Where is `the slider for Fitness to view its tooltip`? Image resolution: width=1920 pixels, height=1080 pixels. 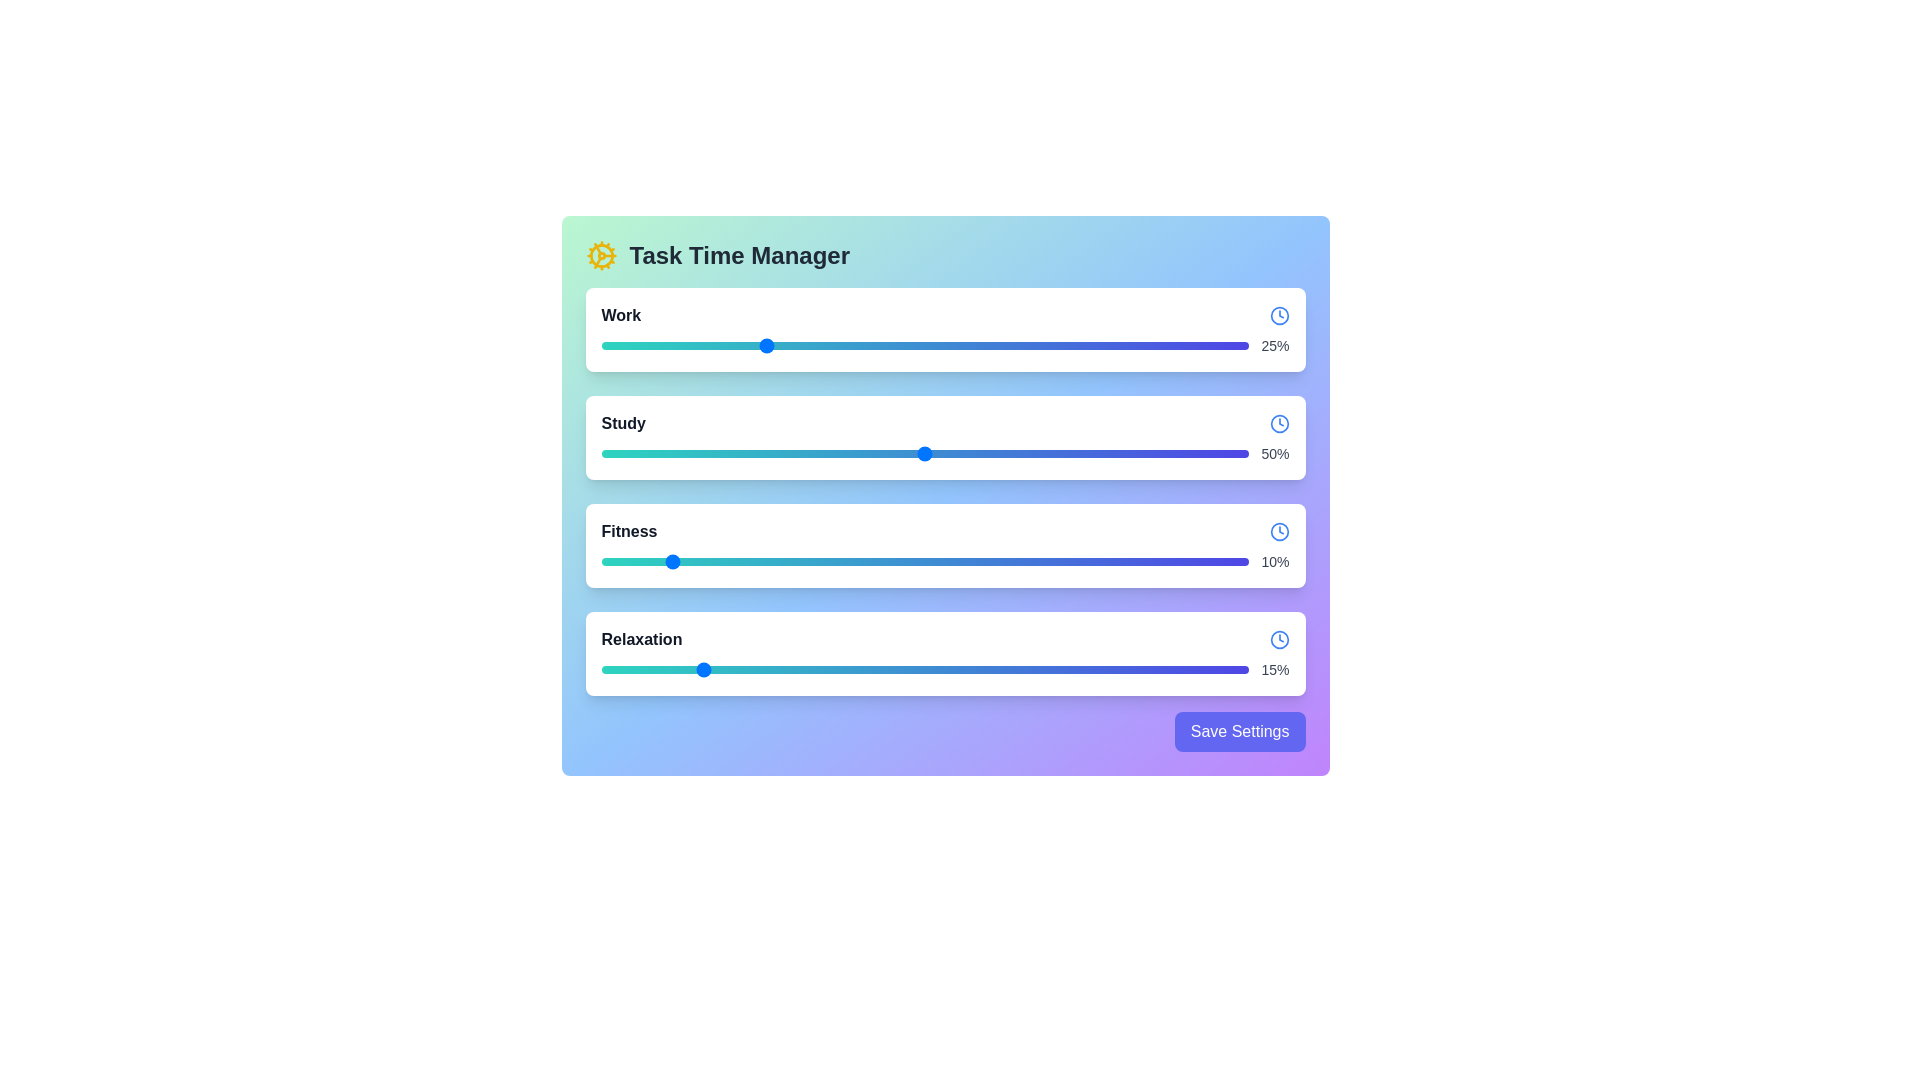 the slider for Fitness to view its tooltip is located at coordinates (924, 562).